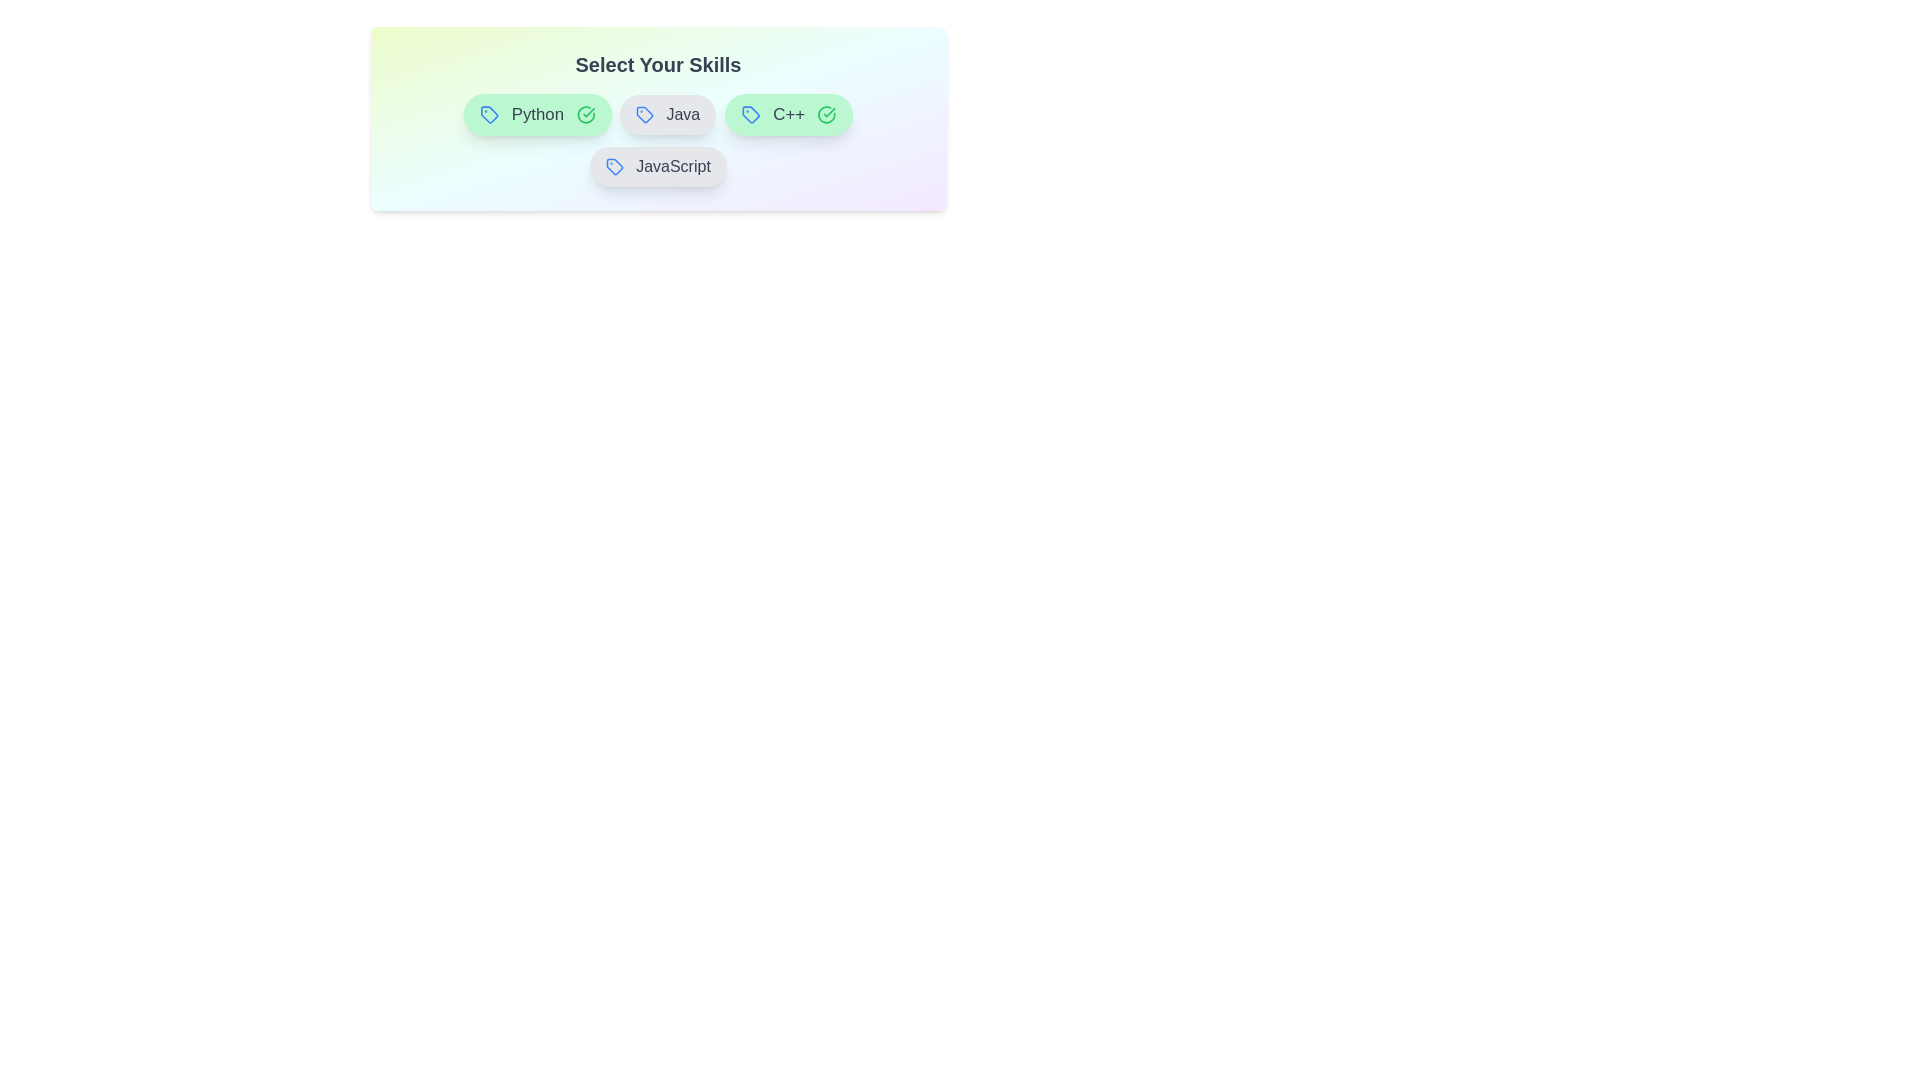 This screenshot has height=1080, width=1920. What do you see at coordinates (537, 115) in the screenshot?
I see `the badge for the skill Python` at bounding box center [537, 115].